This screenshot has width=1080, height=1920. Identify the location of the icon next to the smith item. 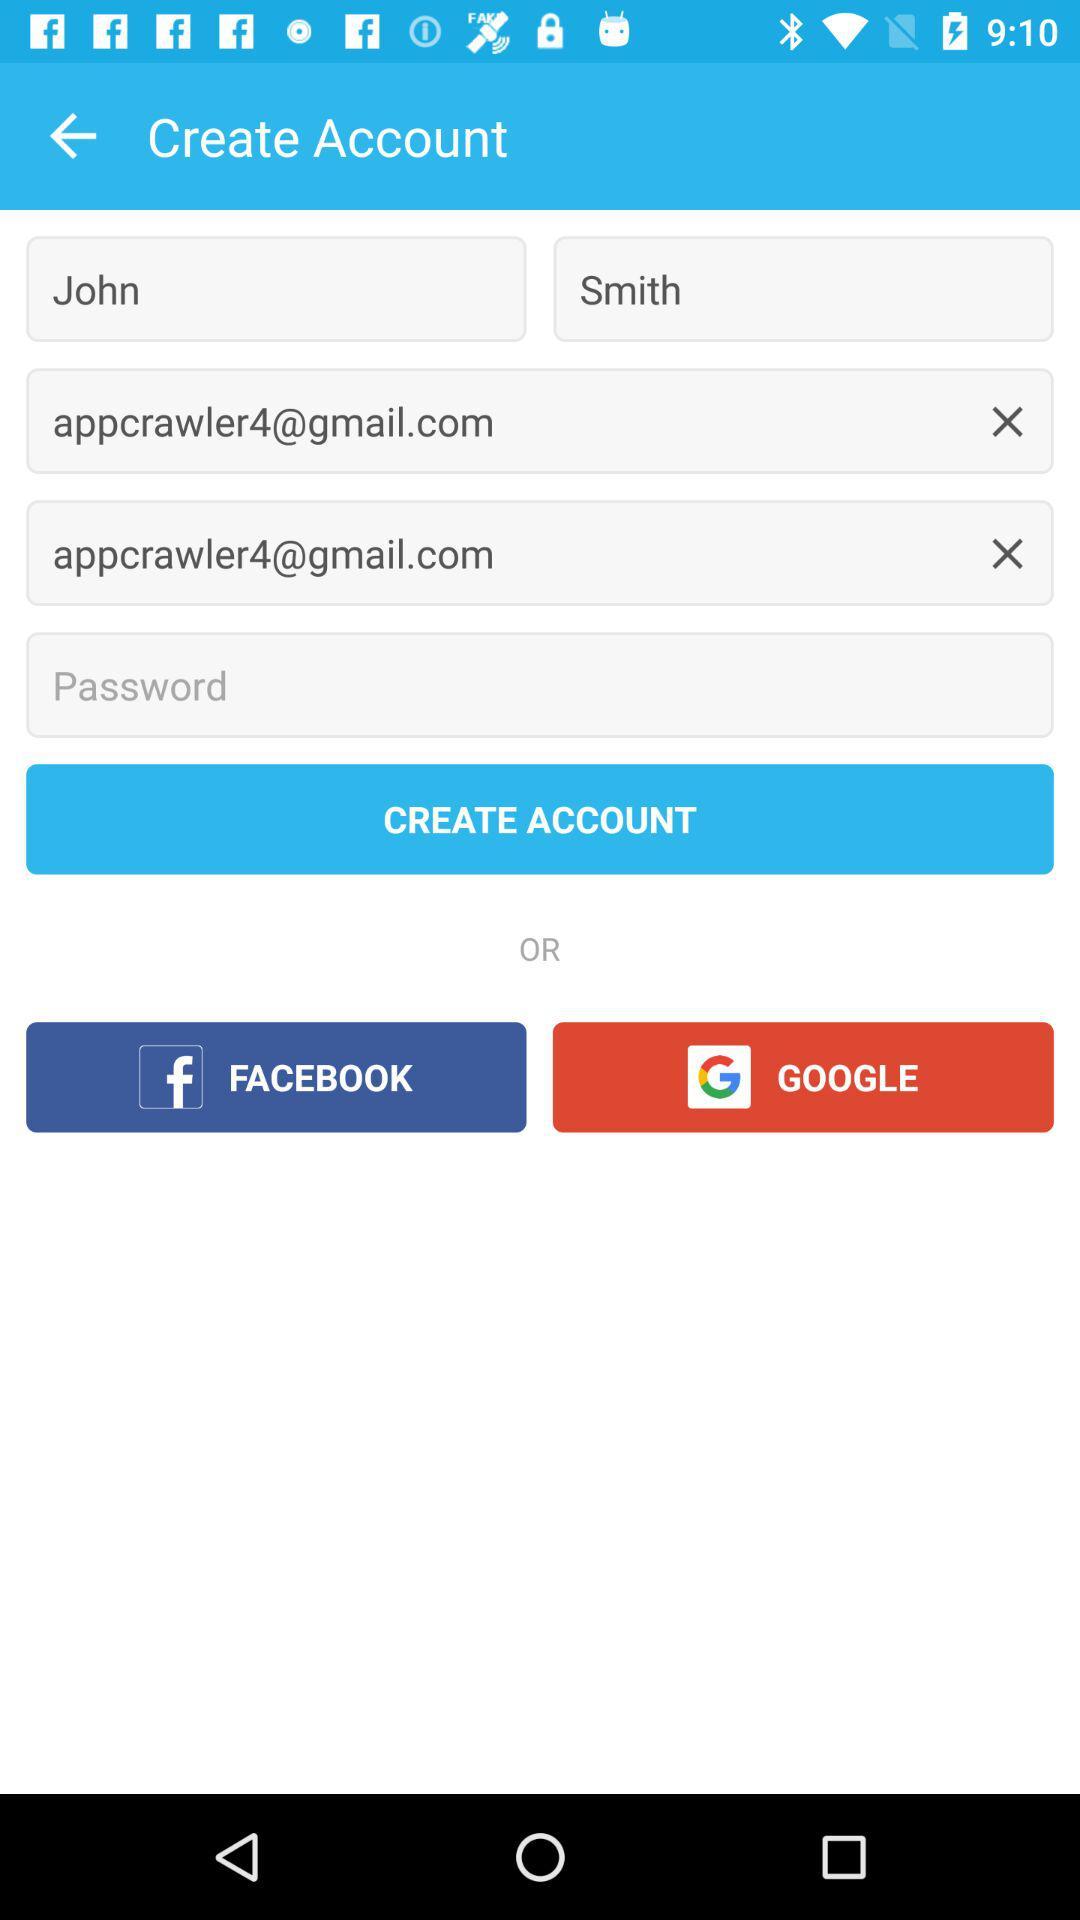
(276, 288).